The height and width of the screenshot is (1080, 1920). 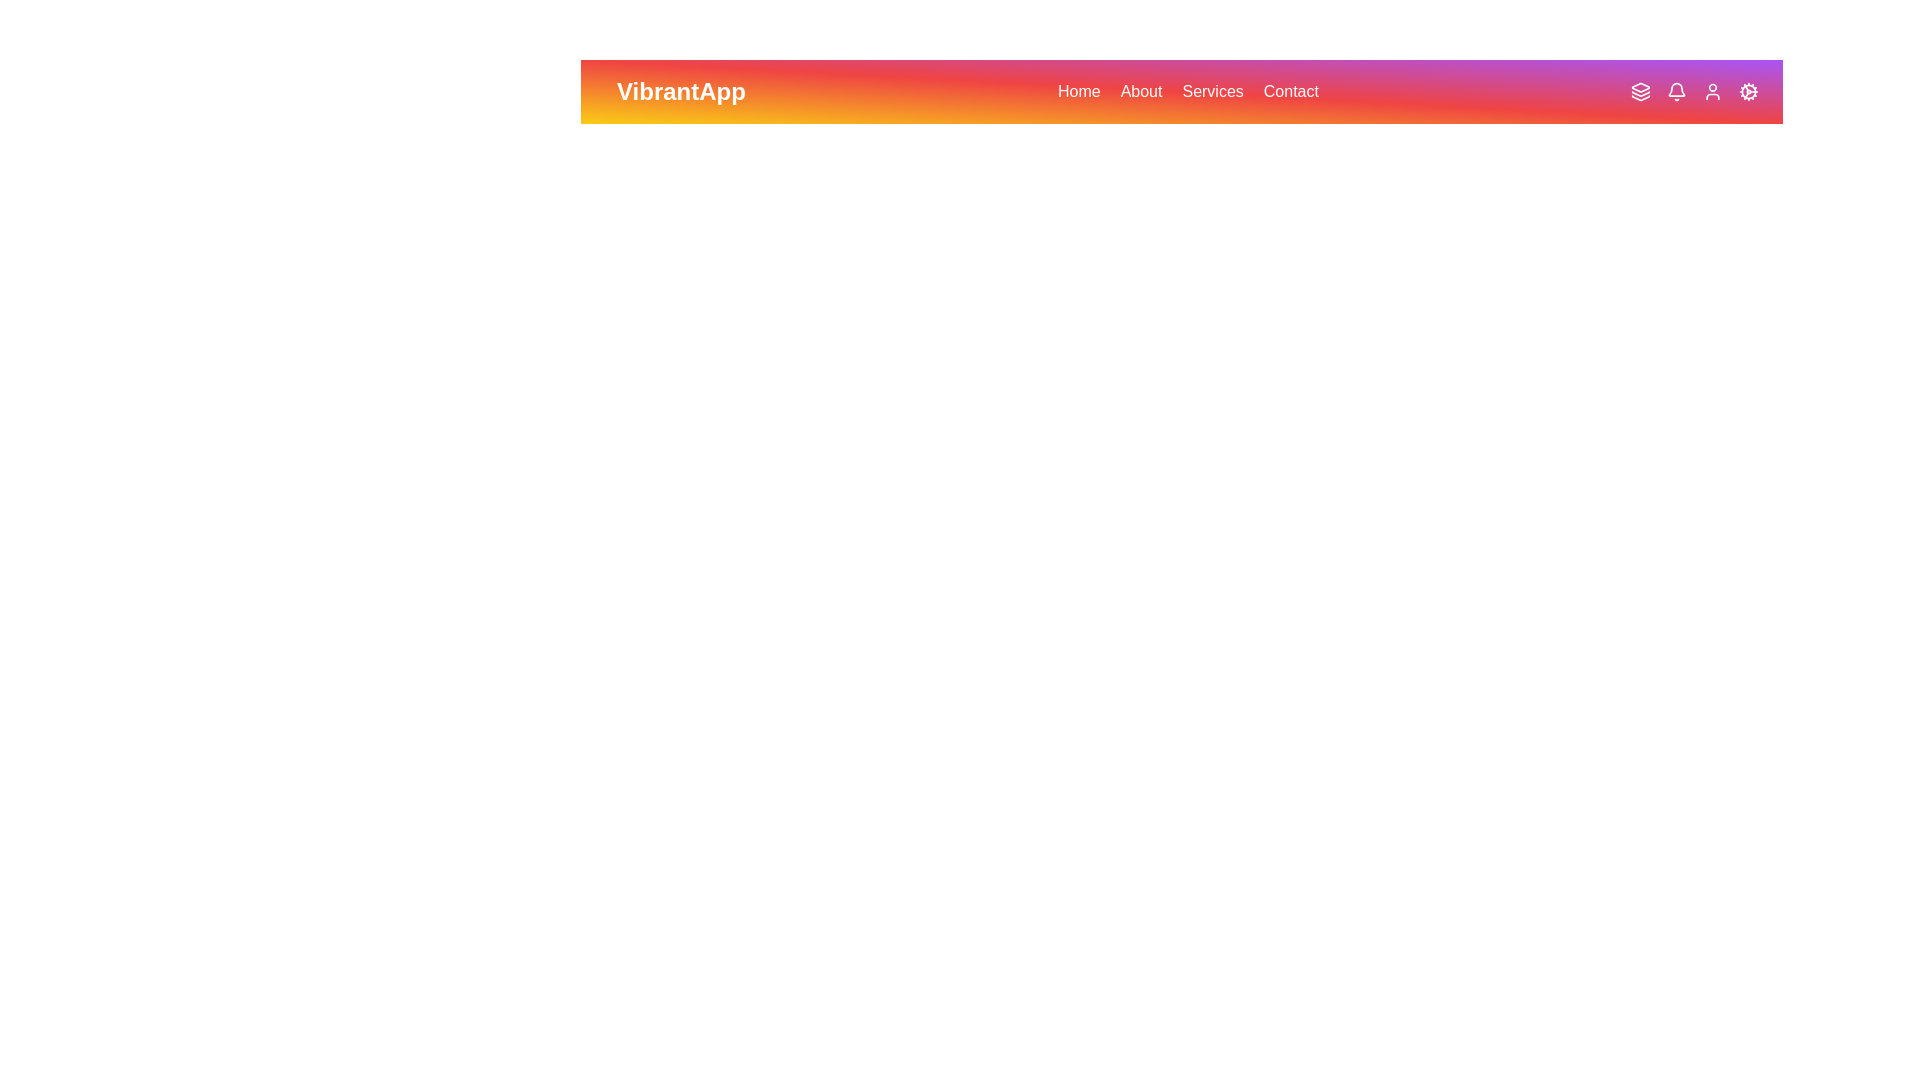 I want to click on the link labeled Home to trigger its hover effect, so click(x=1078, y=92).